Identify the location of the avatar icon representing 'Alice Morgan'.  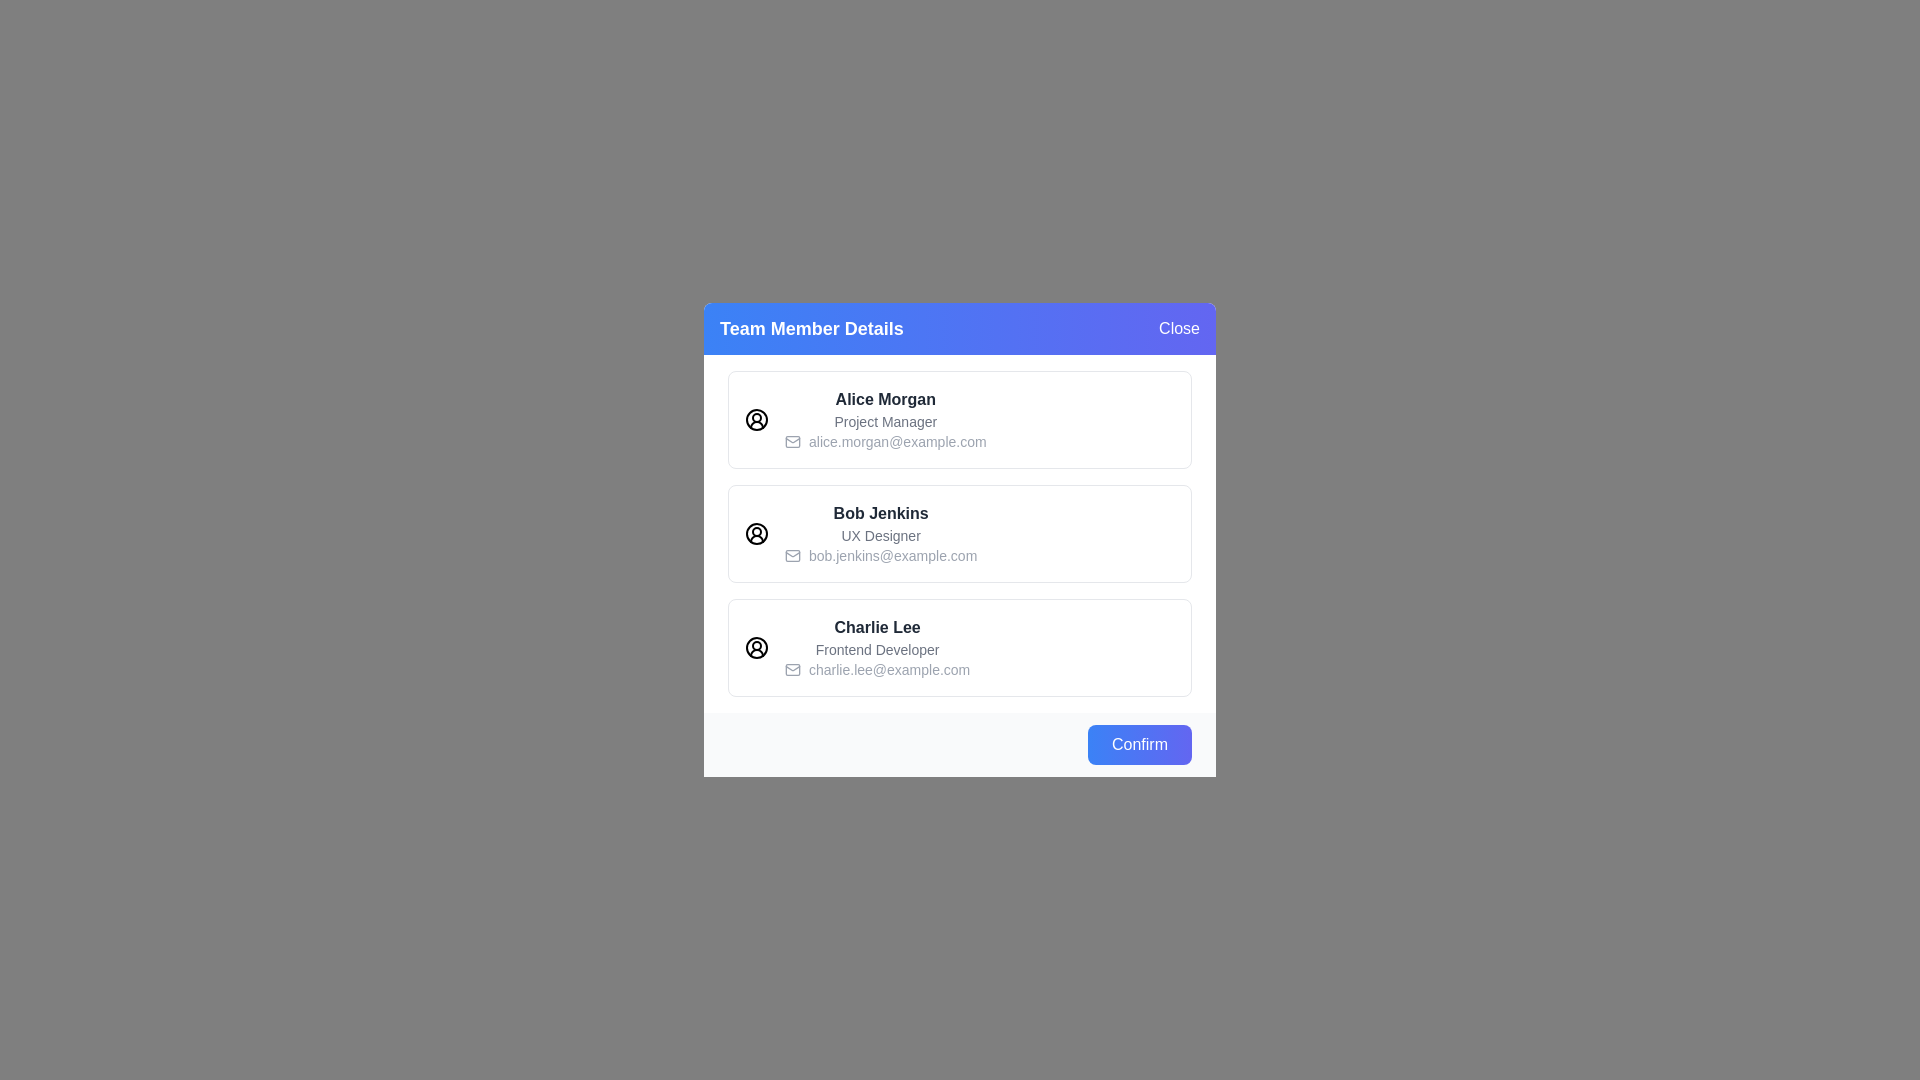
(756, 419).